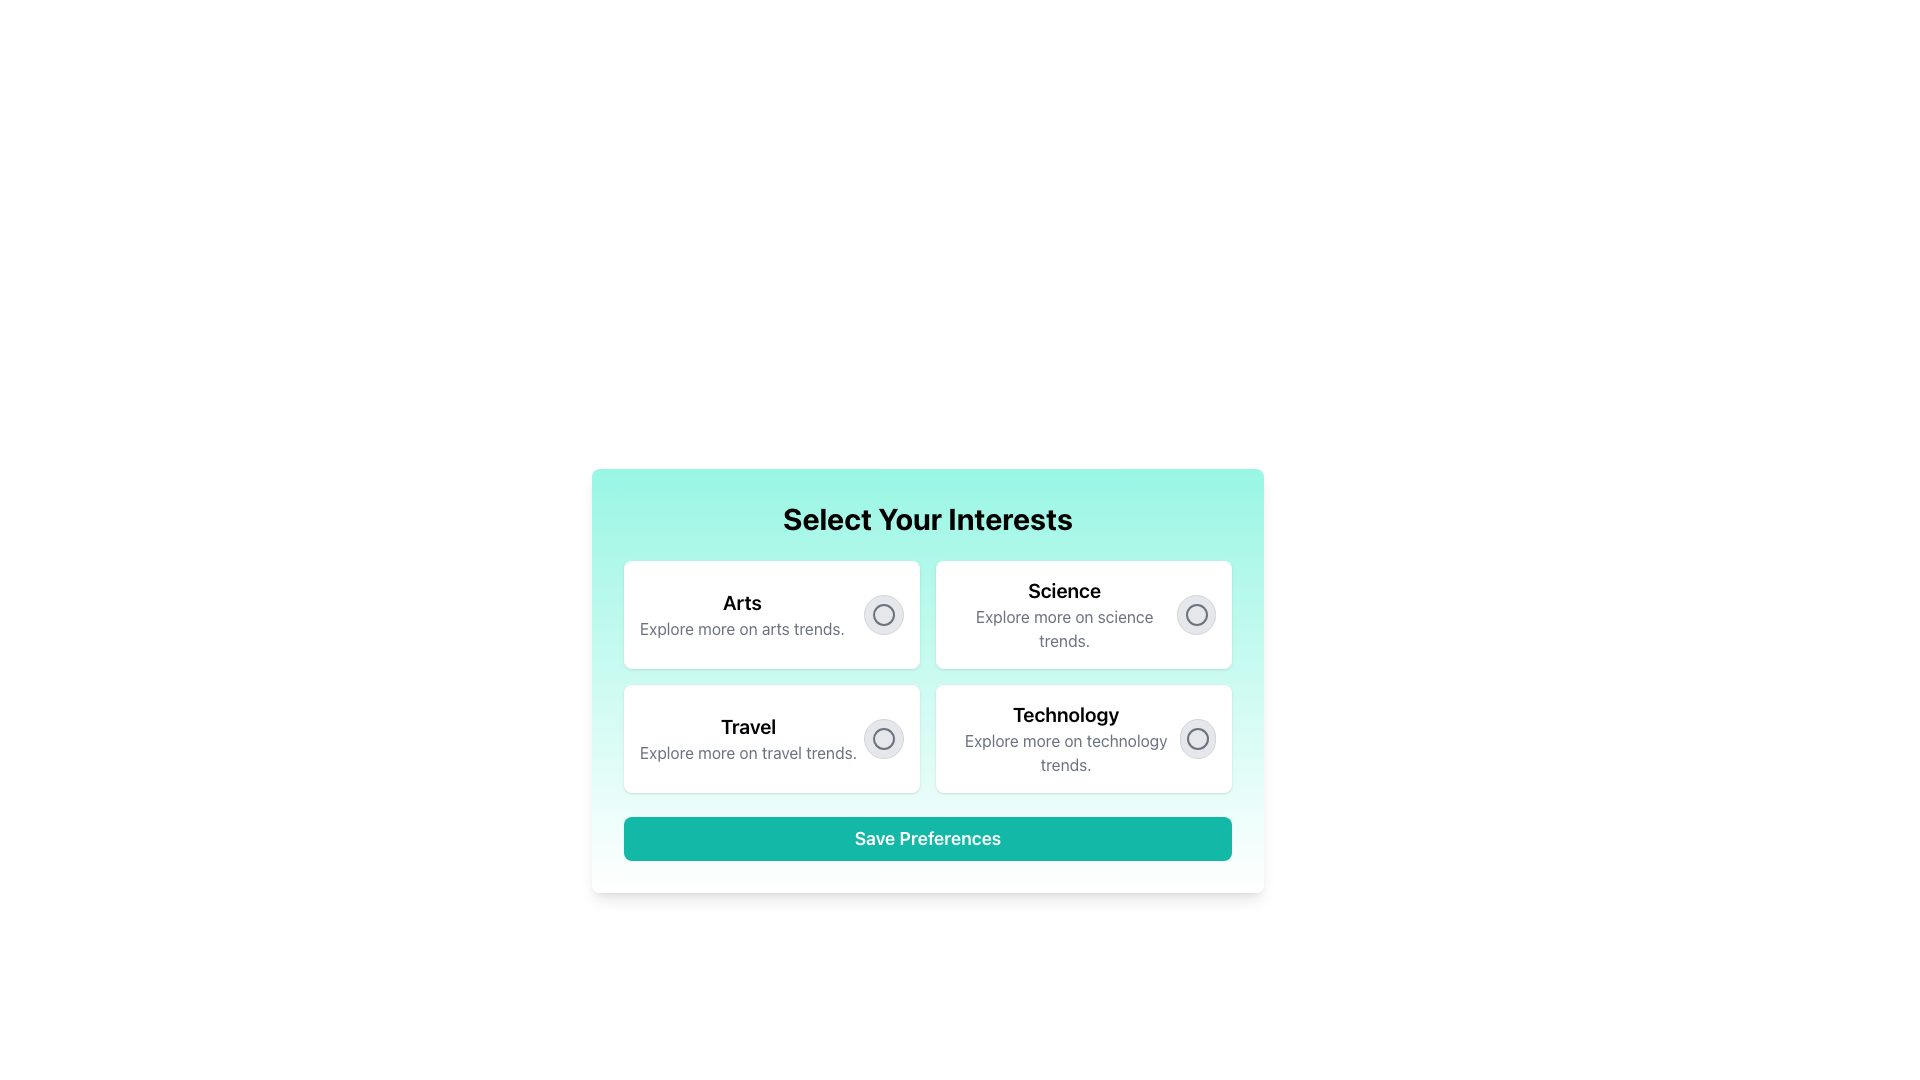  Describe the element at coordinates (1063, 627) in the screenshot. I see `the text label 'Explore more on science trends.' which is located beneath the title 'Science' in the second column of the 'Select Your Interests' section` at that location.